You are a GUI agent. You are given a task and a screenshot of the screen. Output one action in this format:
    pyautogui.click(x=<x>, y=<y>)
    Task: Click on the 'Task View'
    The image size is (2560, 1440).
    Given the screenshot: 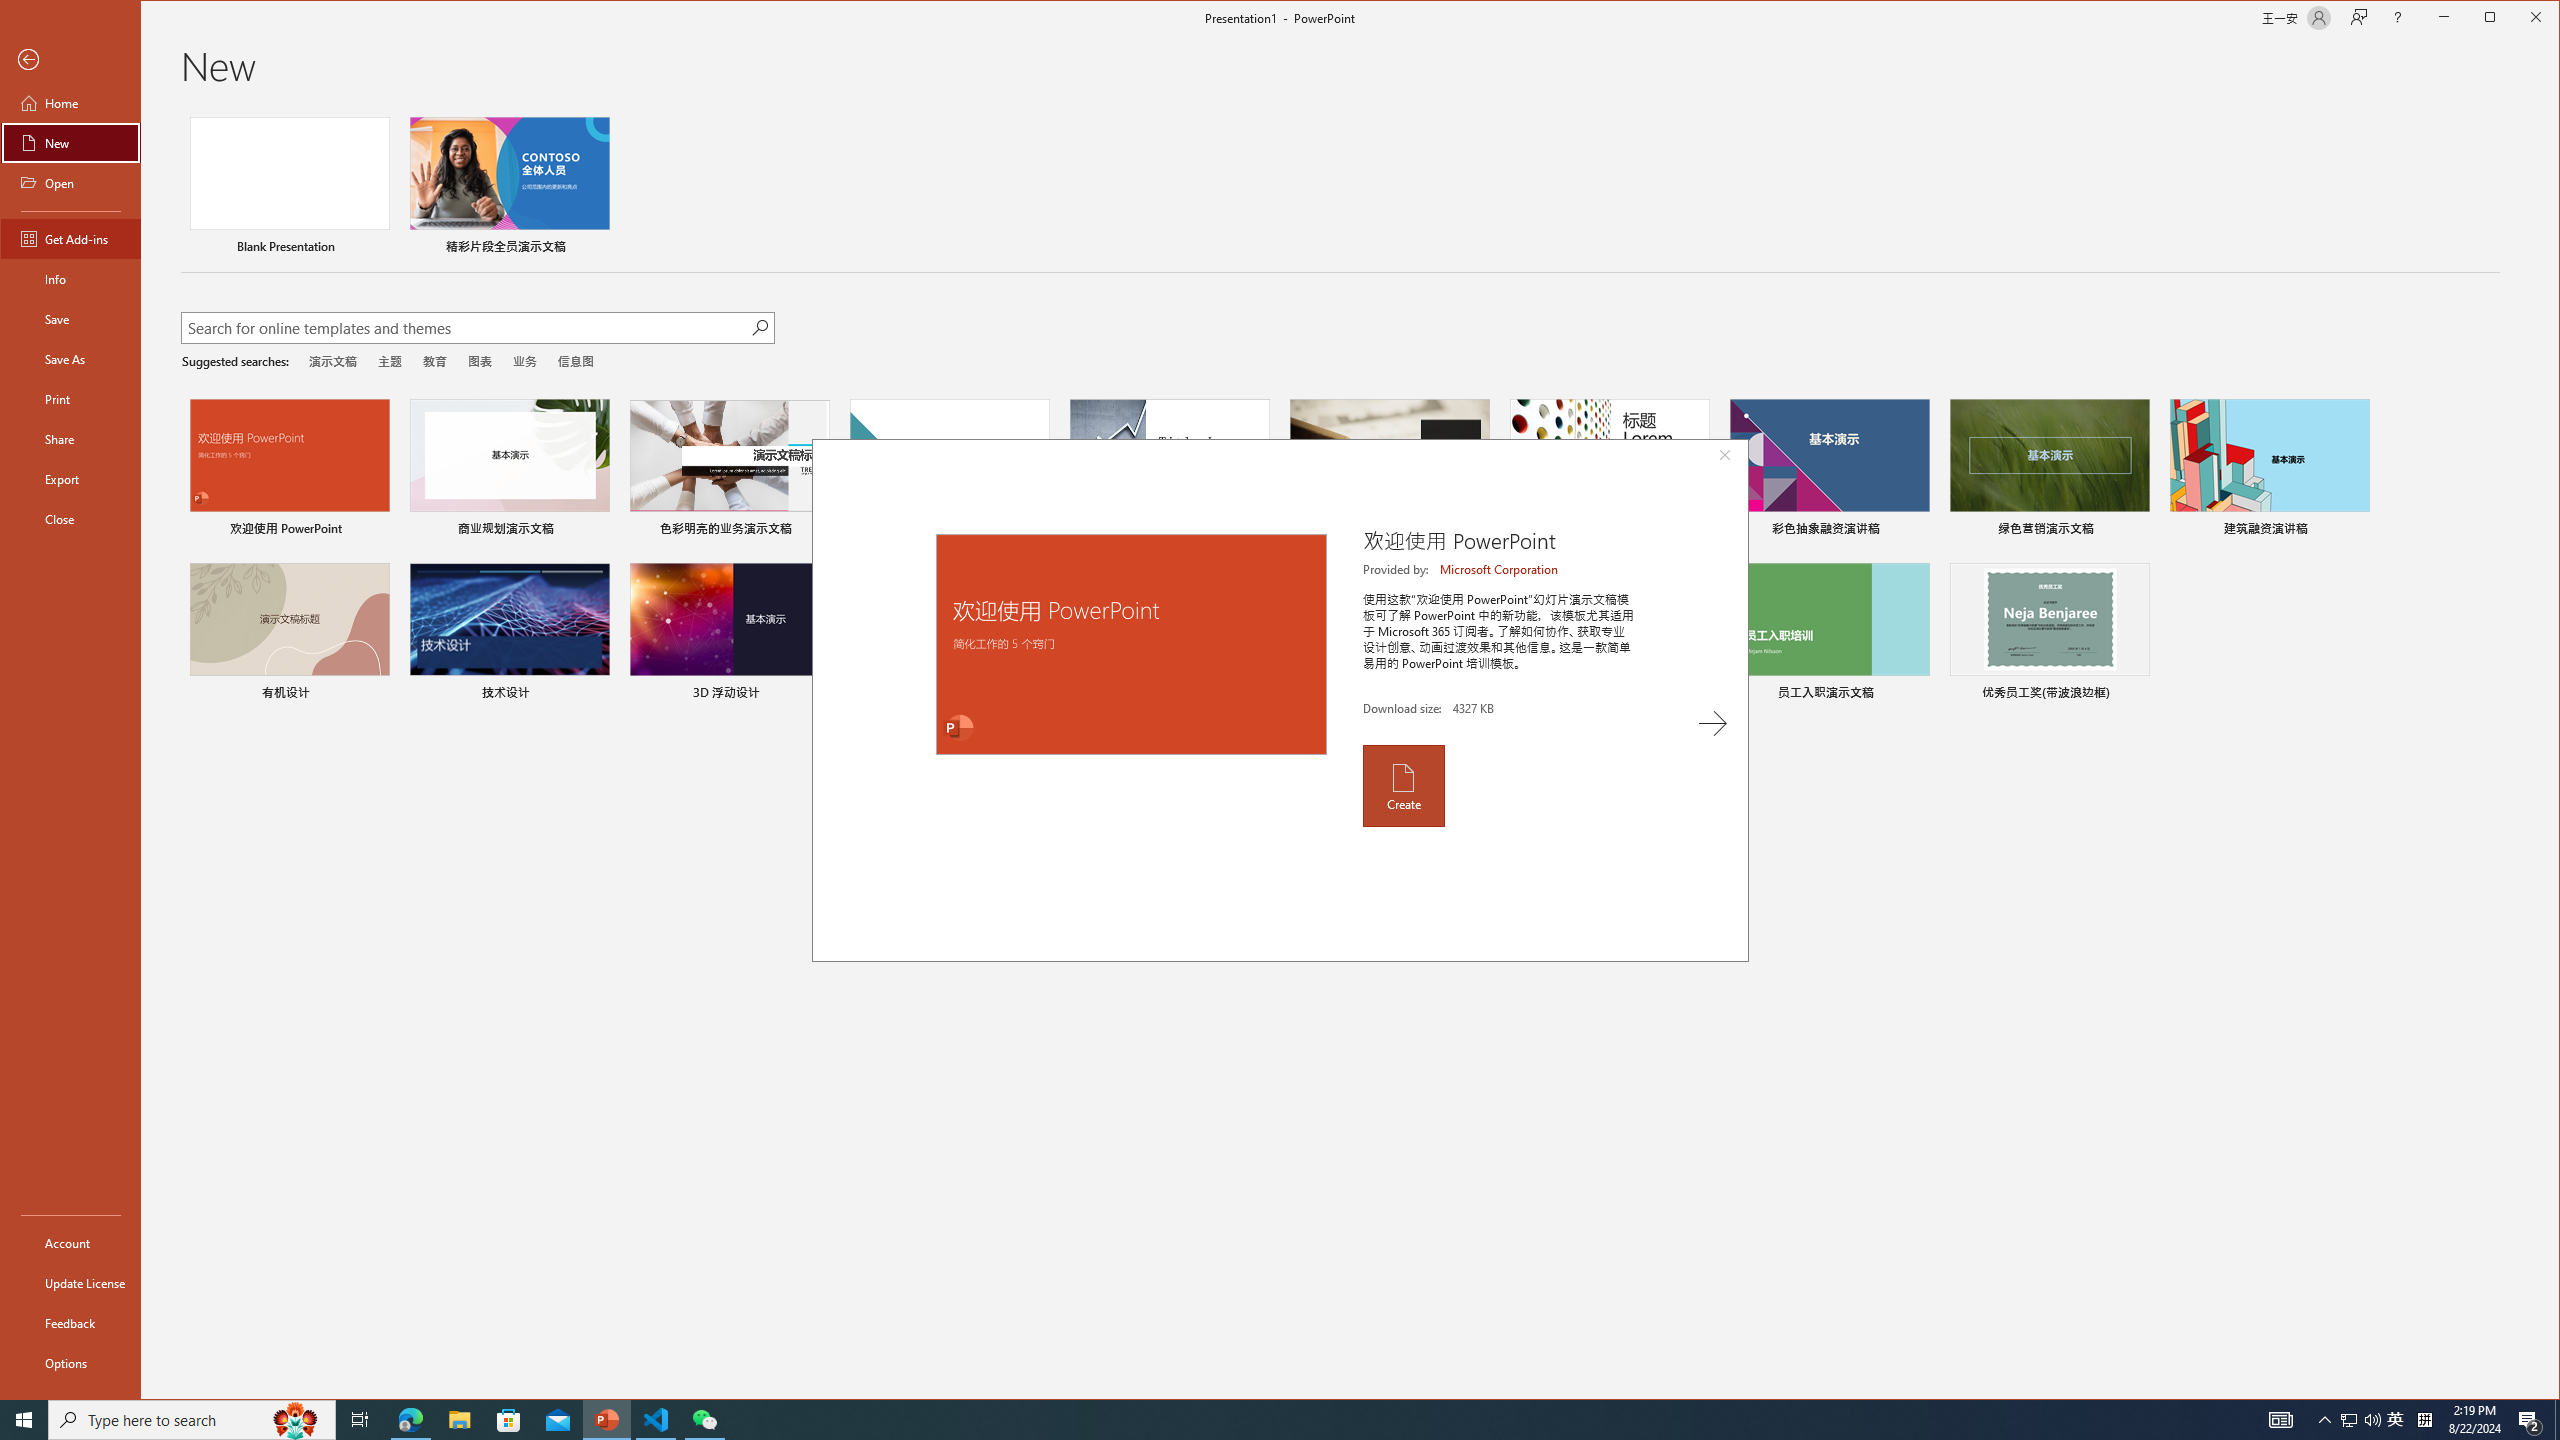 What is the action you would take?
    pyautogui.click(x=358, y=1418)
    